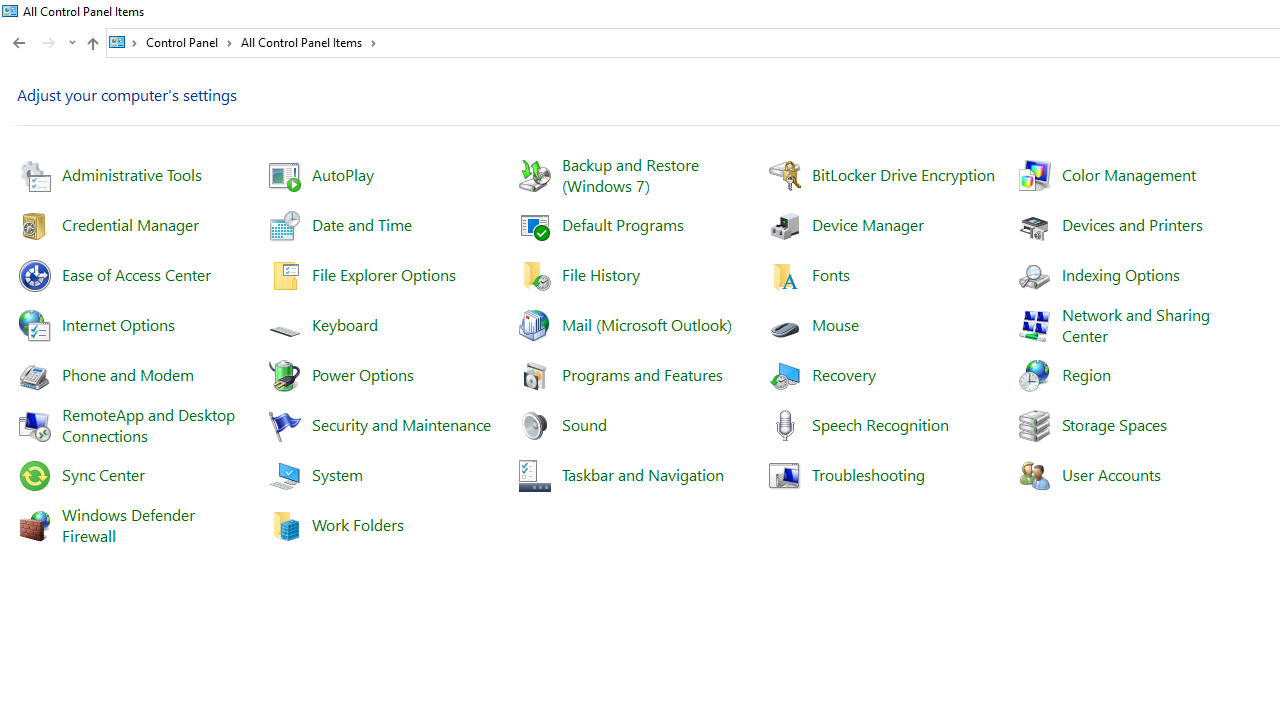 The image size is (1280, 720). What do you see at coordinates (308, 42) in the screenshot?
I see `'All Control Panel Items'` at bounding box center [308, 42].